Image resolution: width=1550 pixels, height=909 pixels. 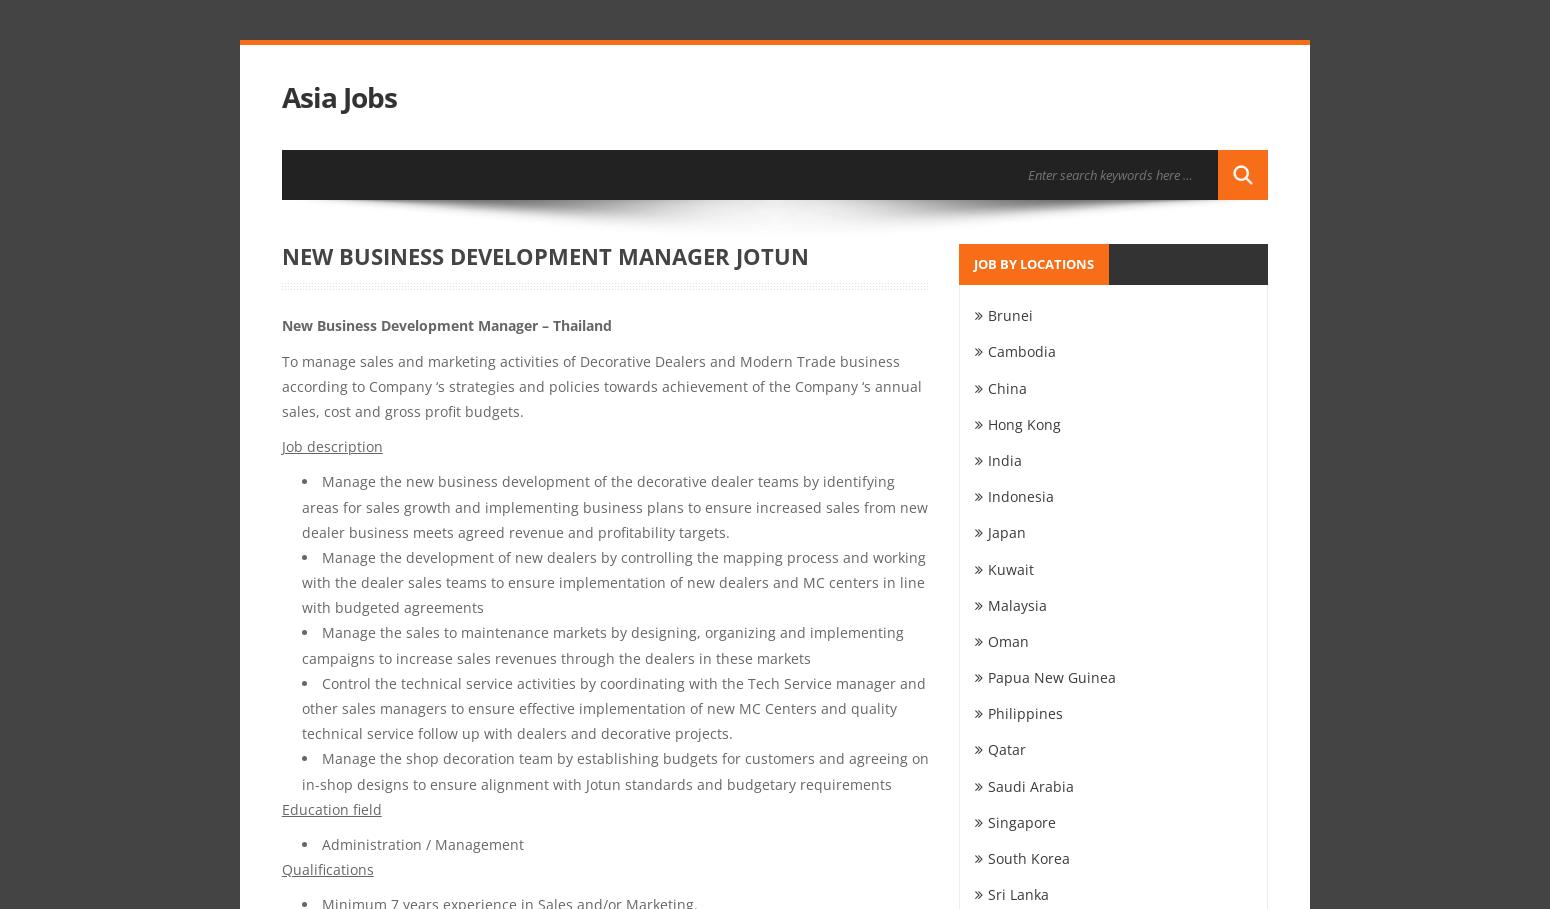 I want to click on 'Job description', so click(x=281, y=445).